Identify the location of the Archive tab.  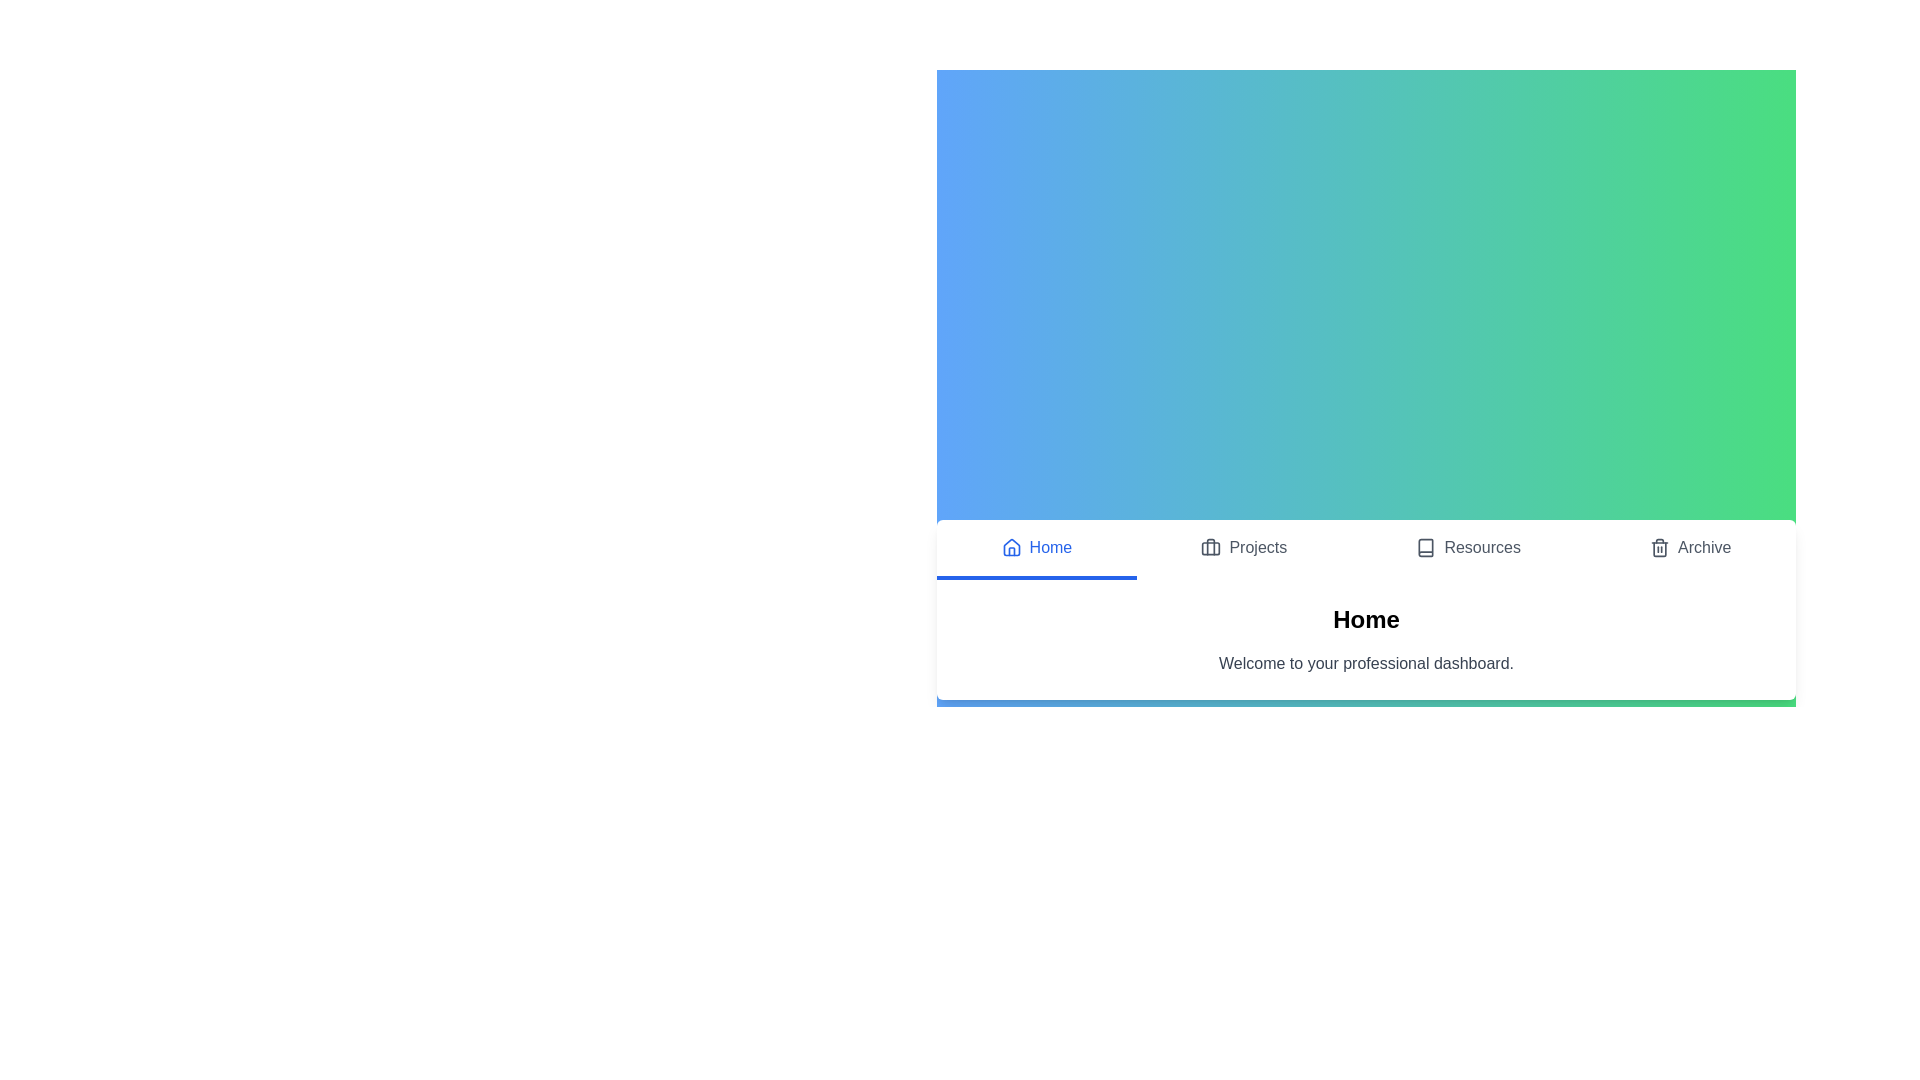
(1689, 550).